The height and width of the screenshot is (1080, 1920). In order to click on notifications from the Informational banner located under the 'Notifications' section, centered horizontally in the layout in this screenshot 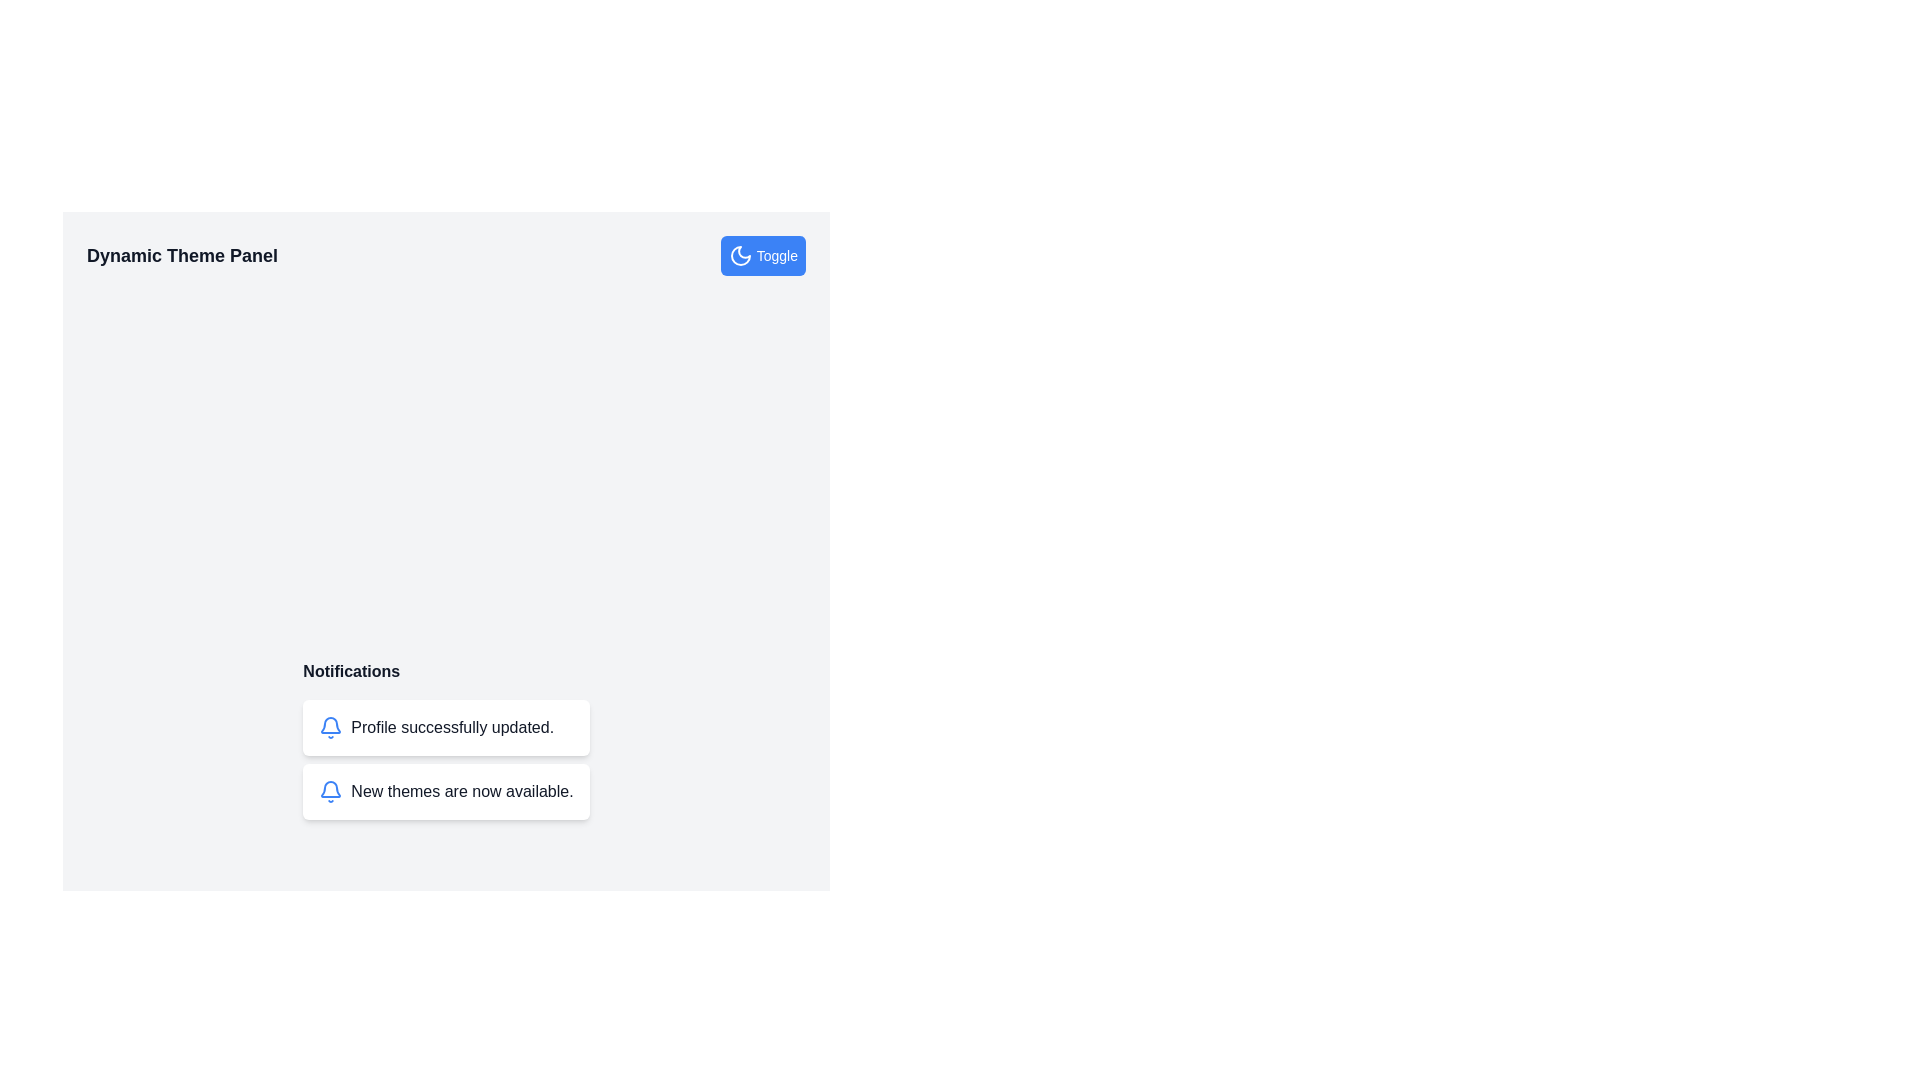, I will do `click(445, 759)`.